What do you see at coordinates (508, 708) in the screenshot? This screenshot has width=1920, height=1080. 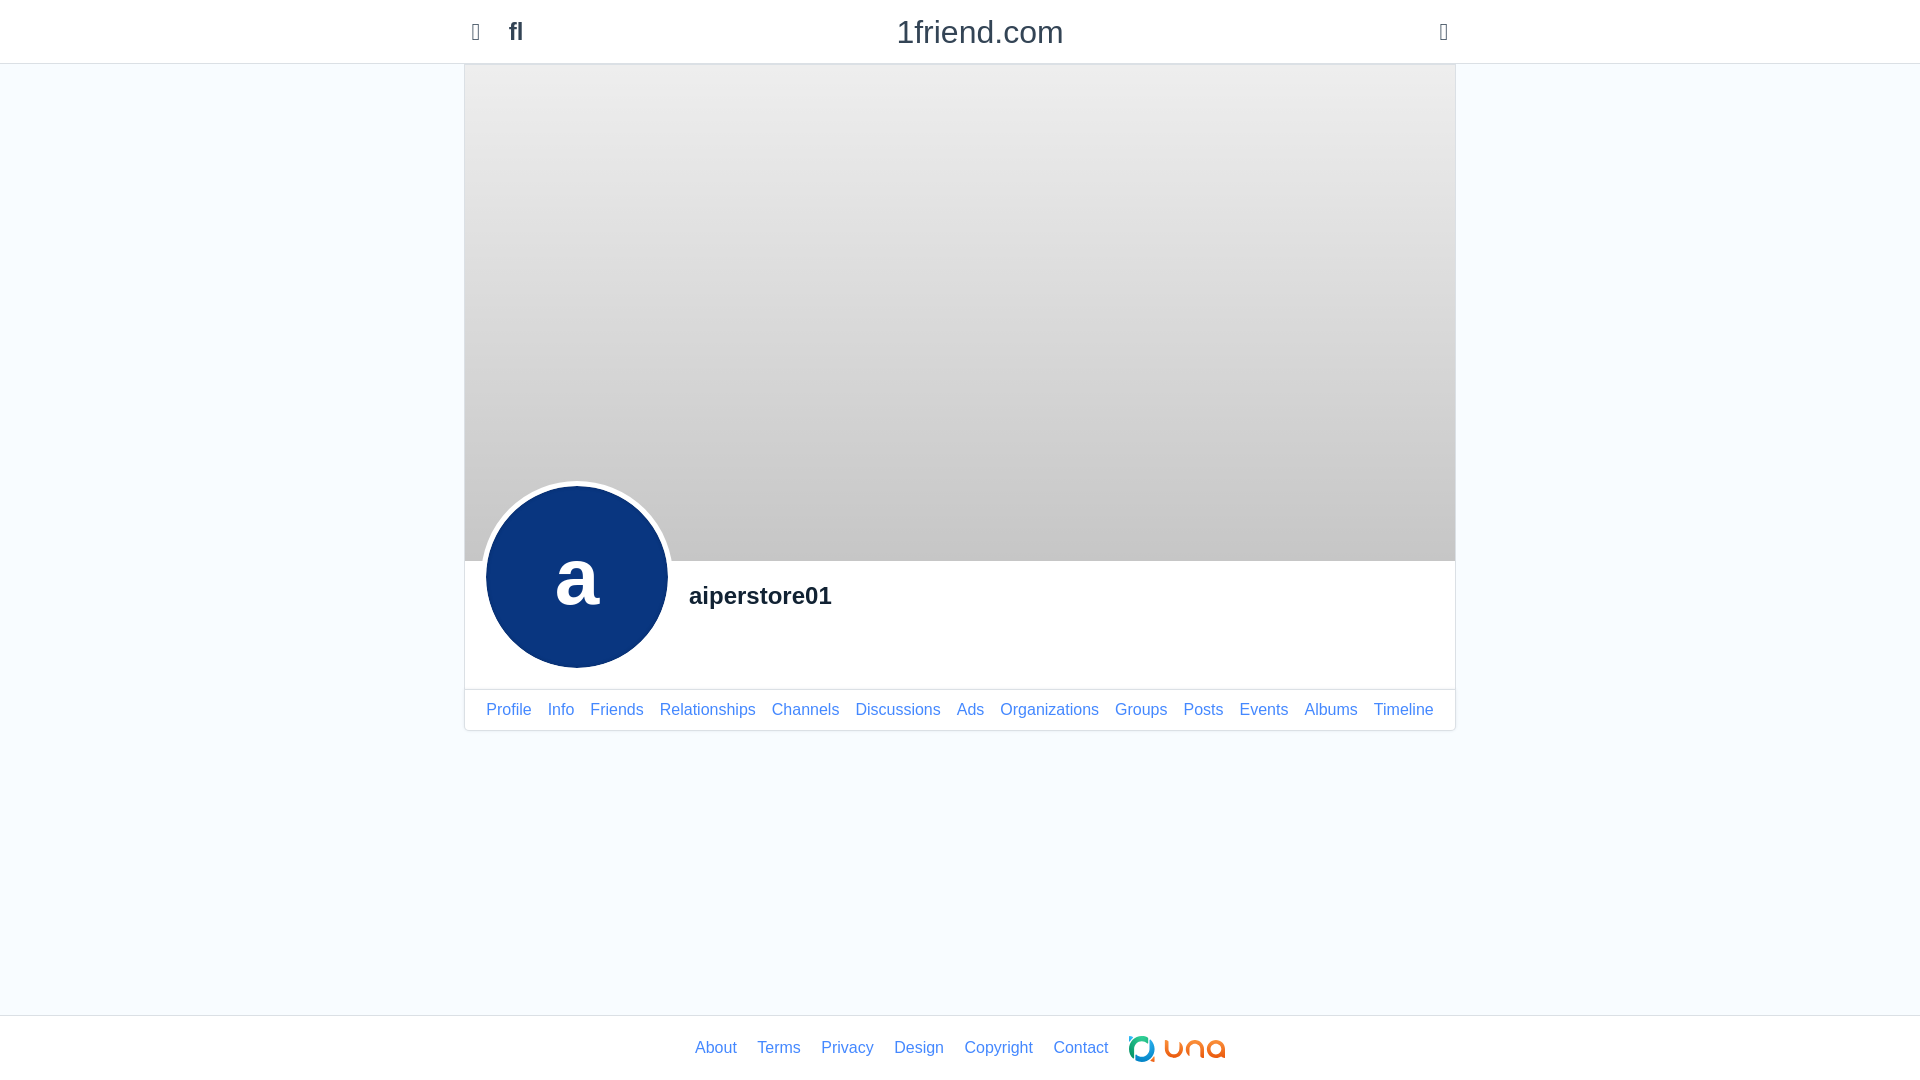 I see `'Profile'` at bounding box center [508, 708].